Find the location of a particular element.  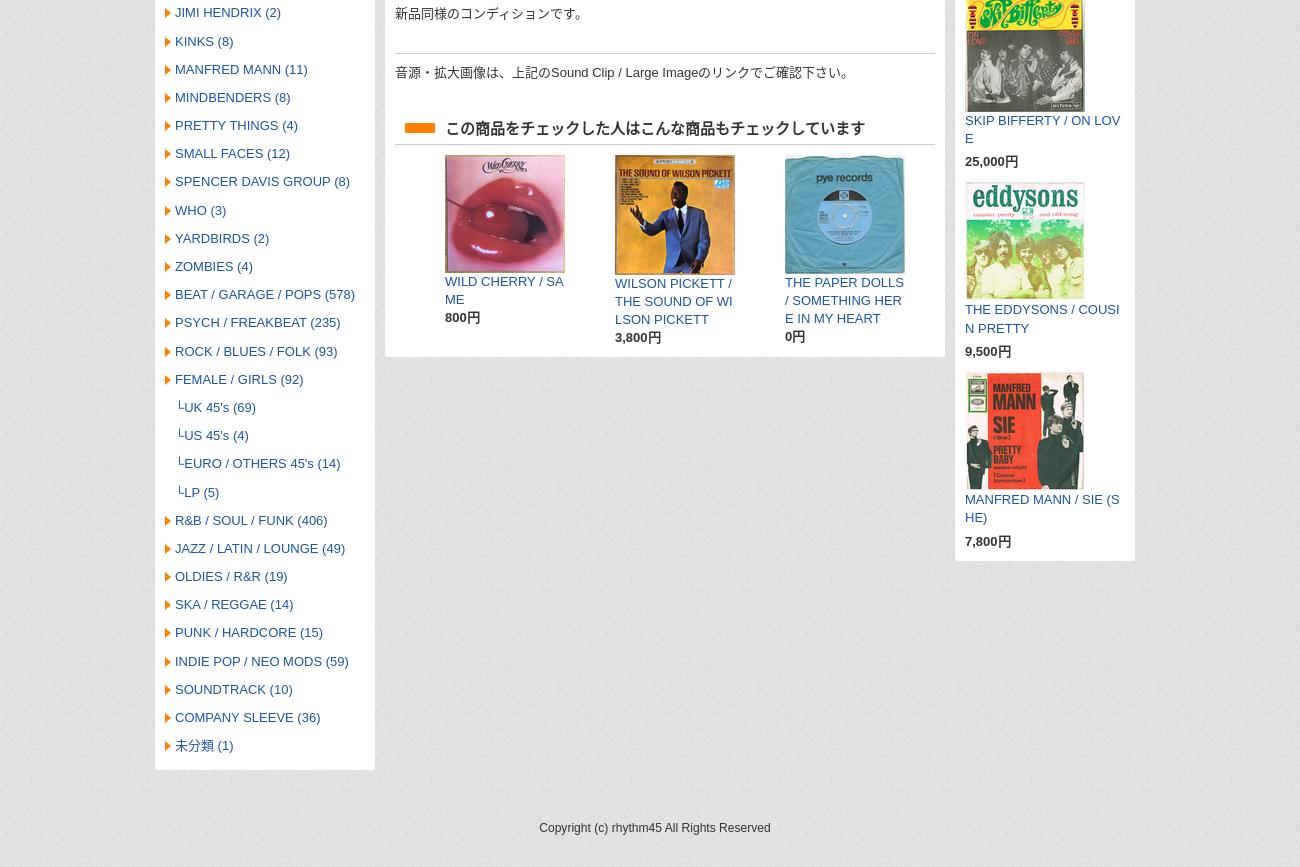

'EURO / OTHERS 45's (14)' is located at coordinates (260, 462).